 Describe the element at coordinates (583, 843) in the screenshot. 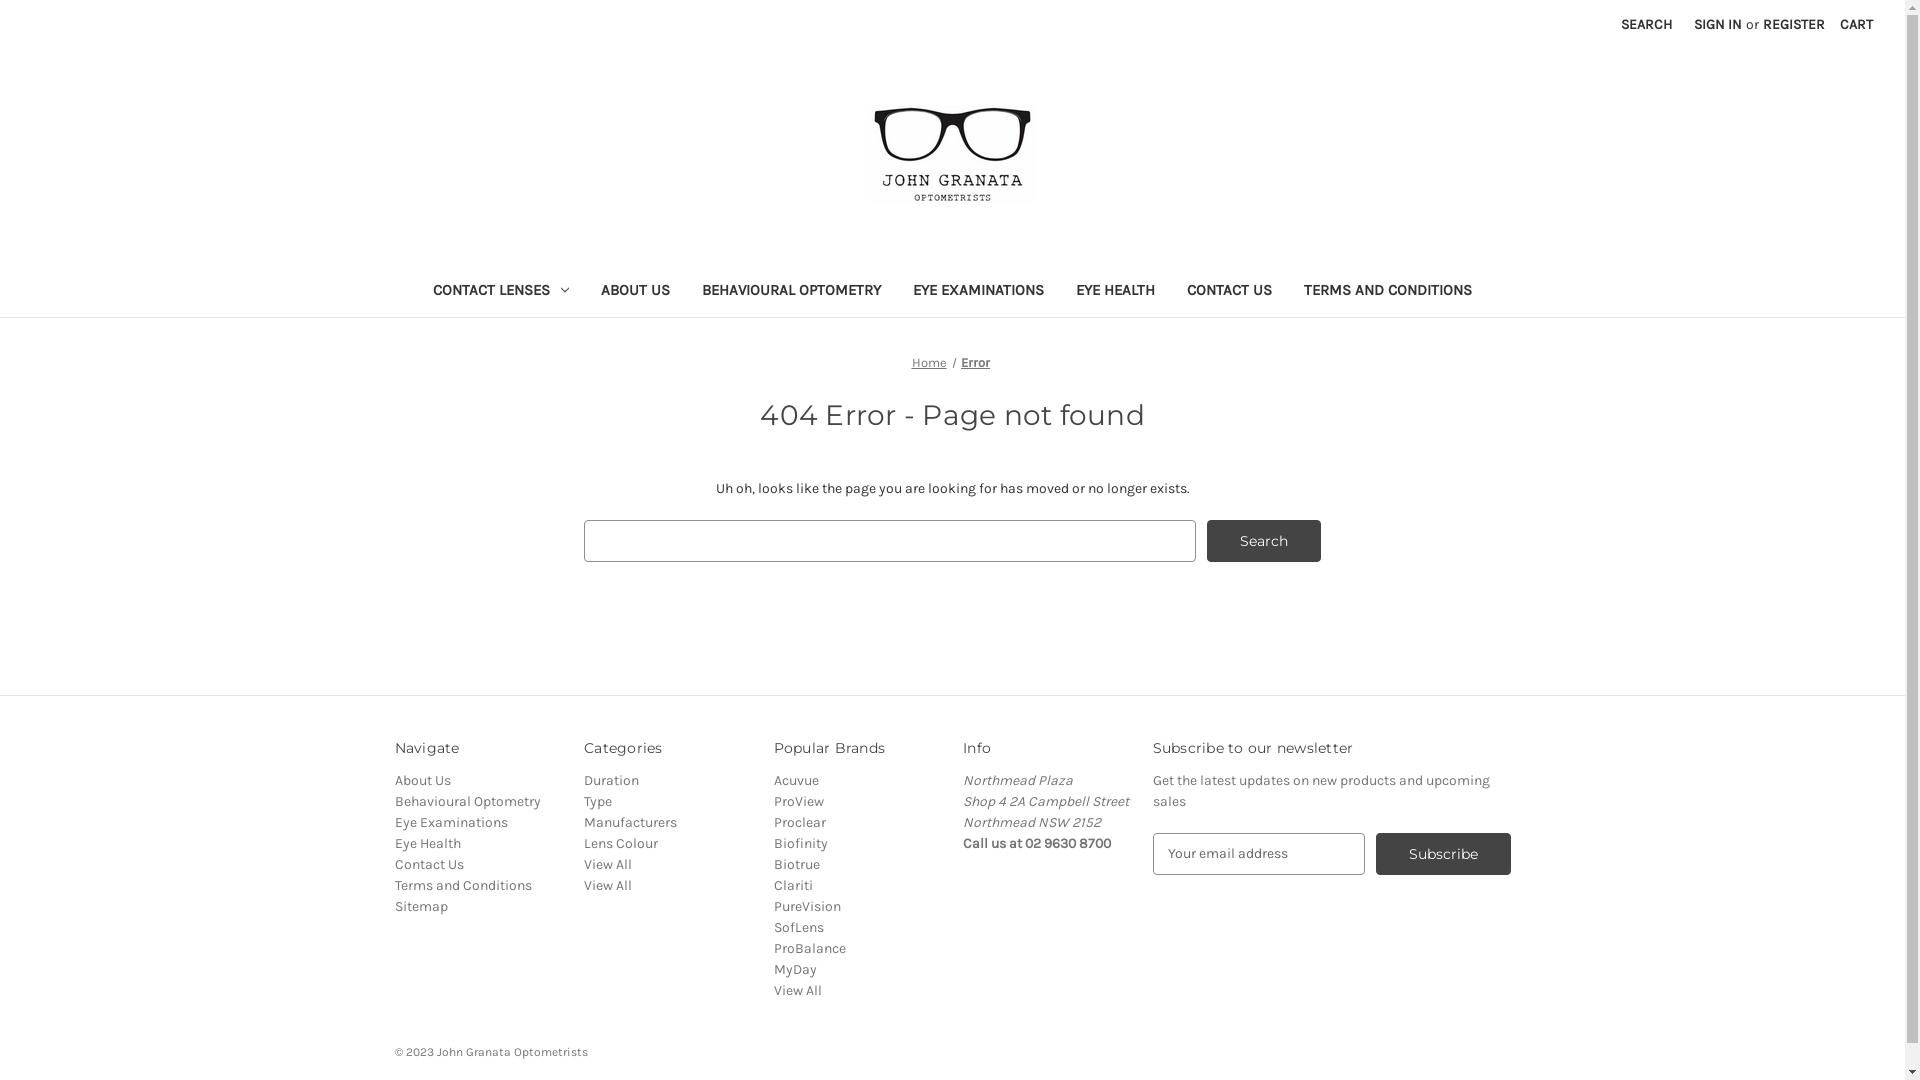

I see `'Lens Colour'` at that location.